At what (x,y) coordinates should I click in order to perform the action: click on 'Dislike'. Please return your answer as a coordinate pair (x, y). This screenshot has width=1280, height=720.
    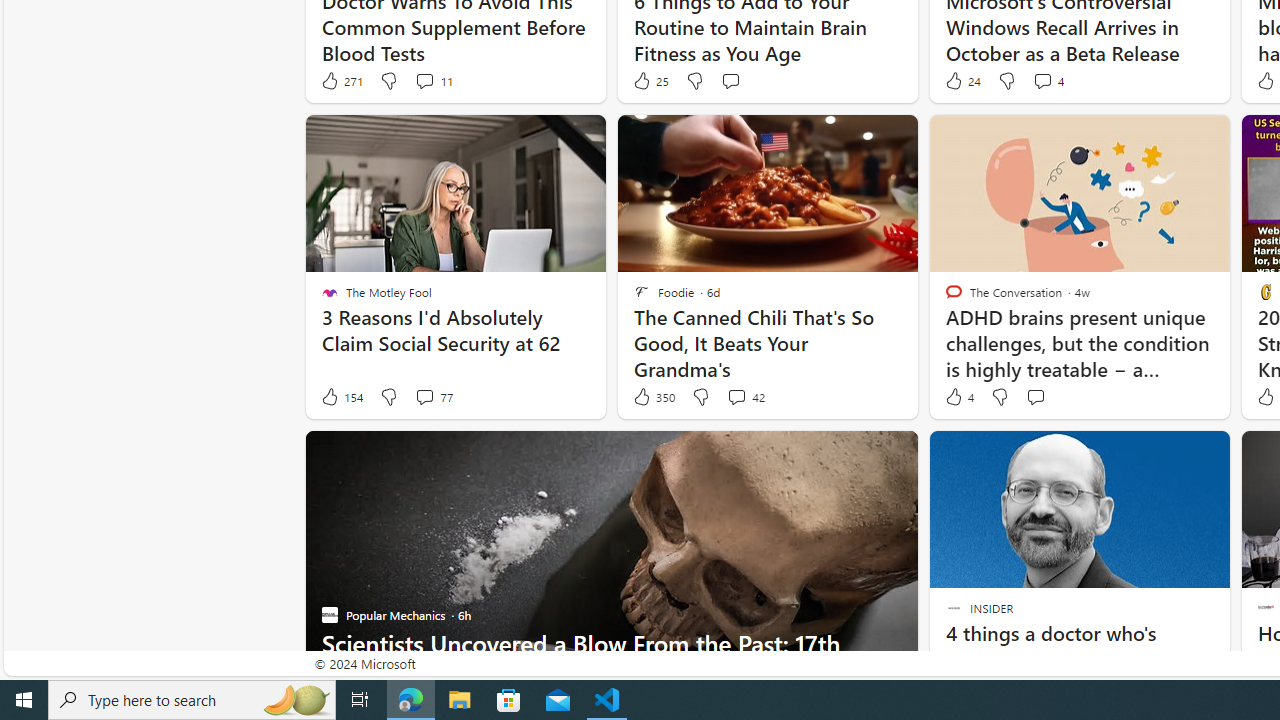
    Looking at the image, I should click on (999, 397).